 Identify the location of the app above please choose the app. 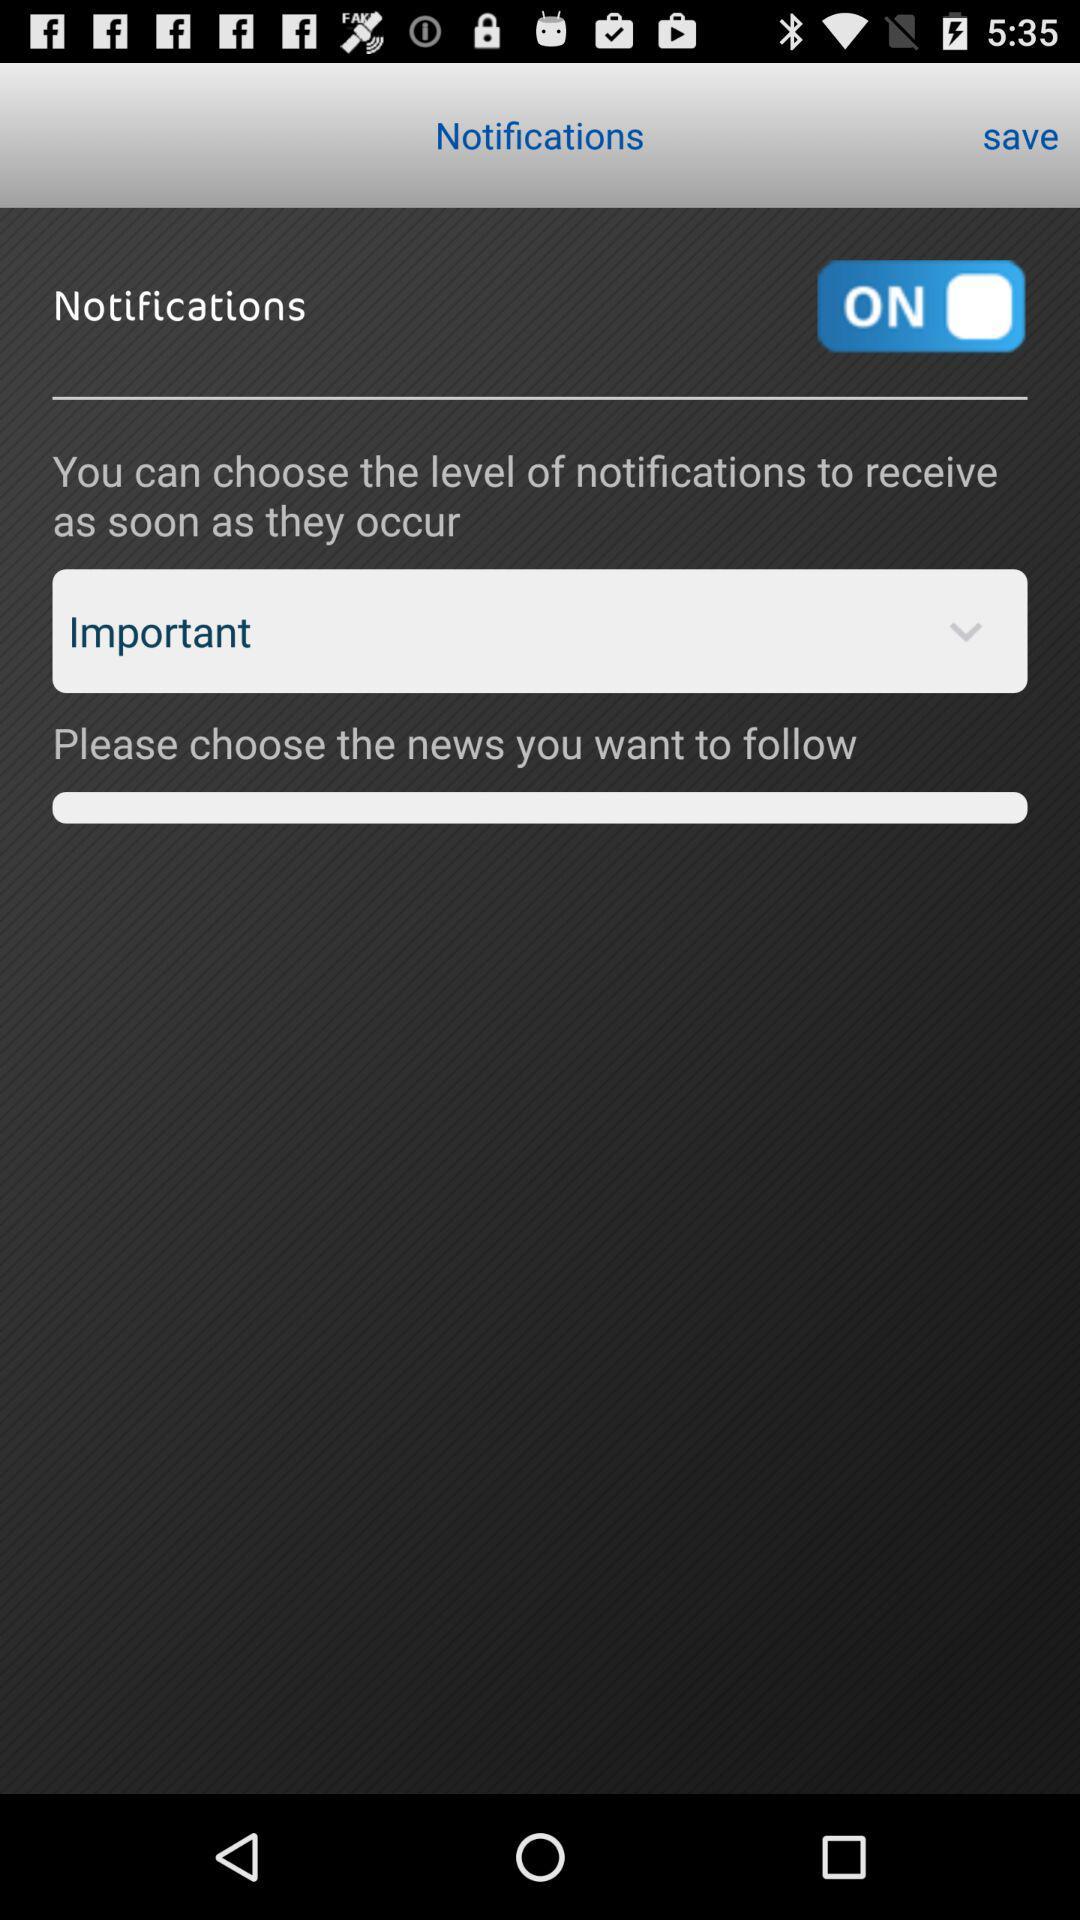
(540, 630).